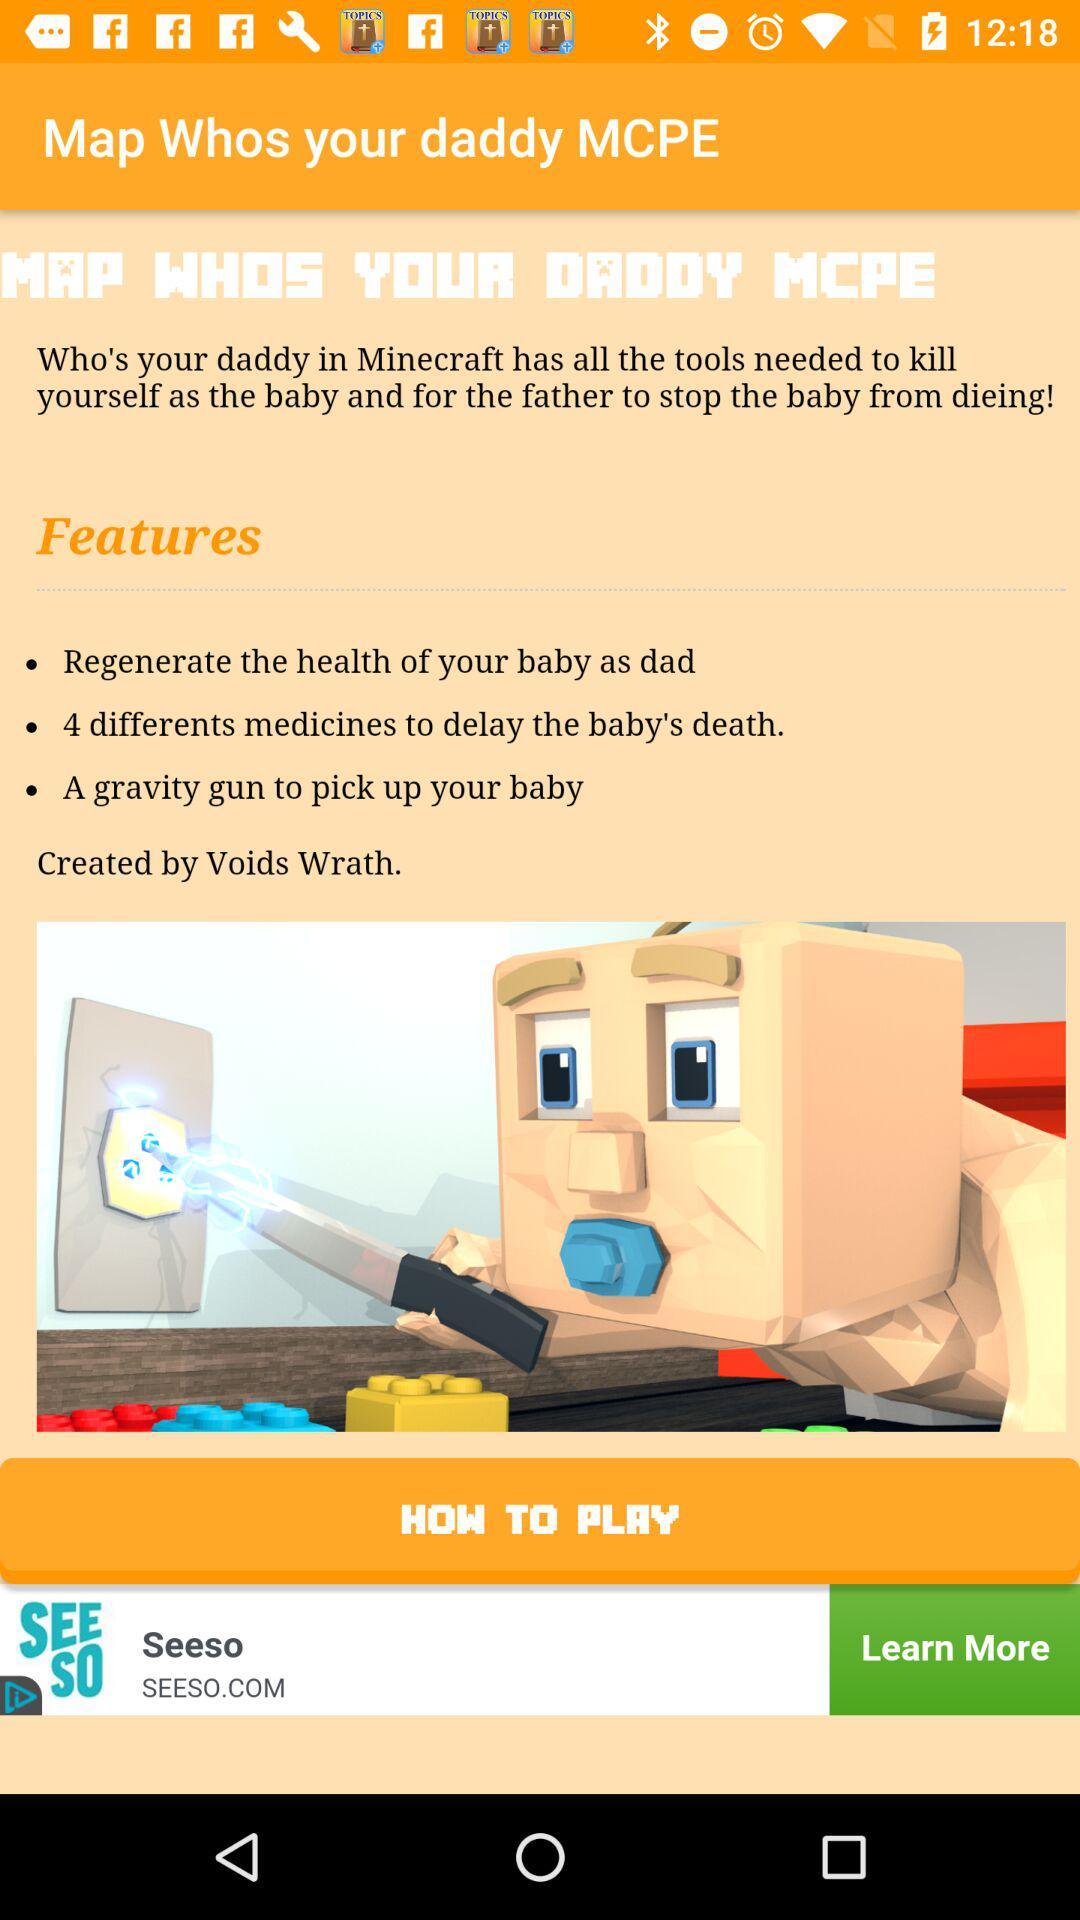 The image size is (1080, 1920). Describe the element at coordinates (540, 1649) in the screenshot. I see `advertisement` at that location.